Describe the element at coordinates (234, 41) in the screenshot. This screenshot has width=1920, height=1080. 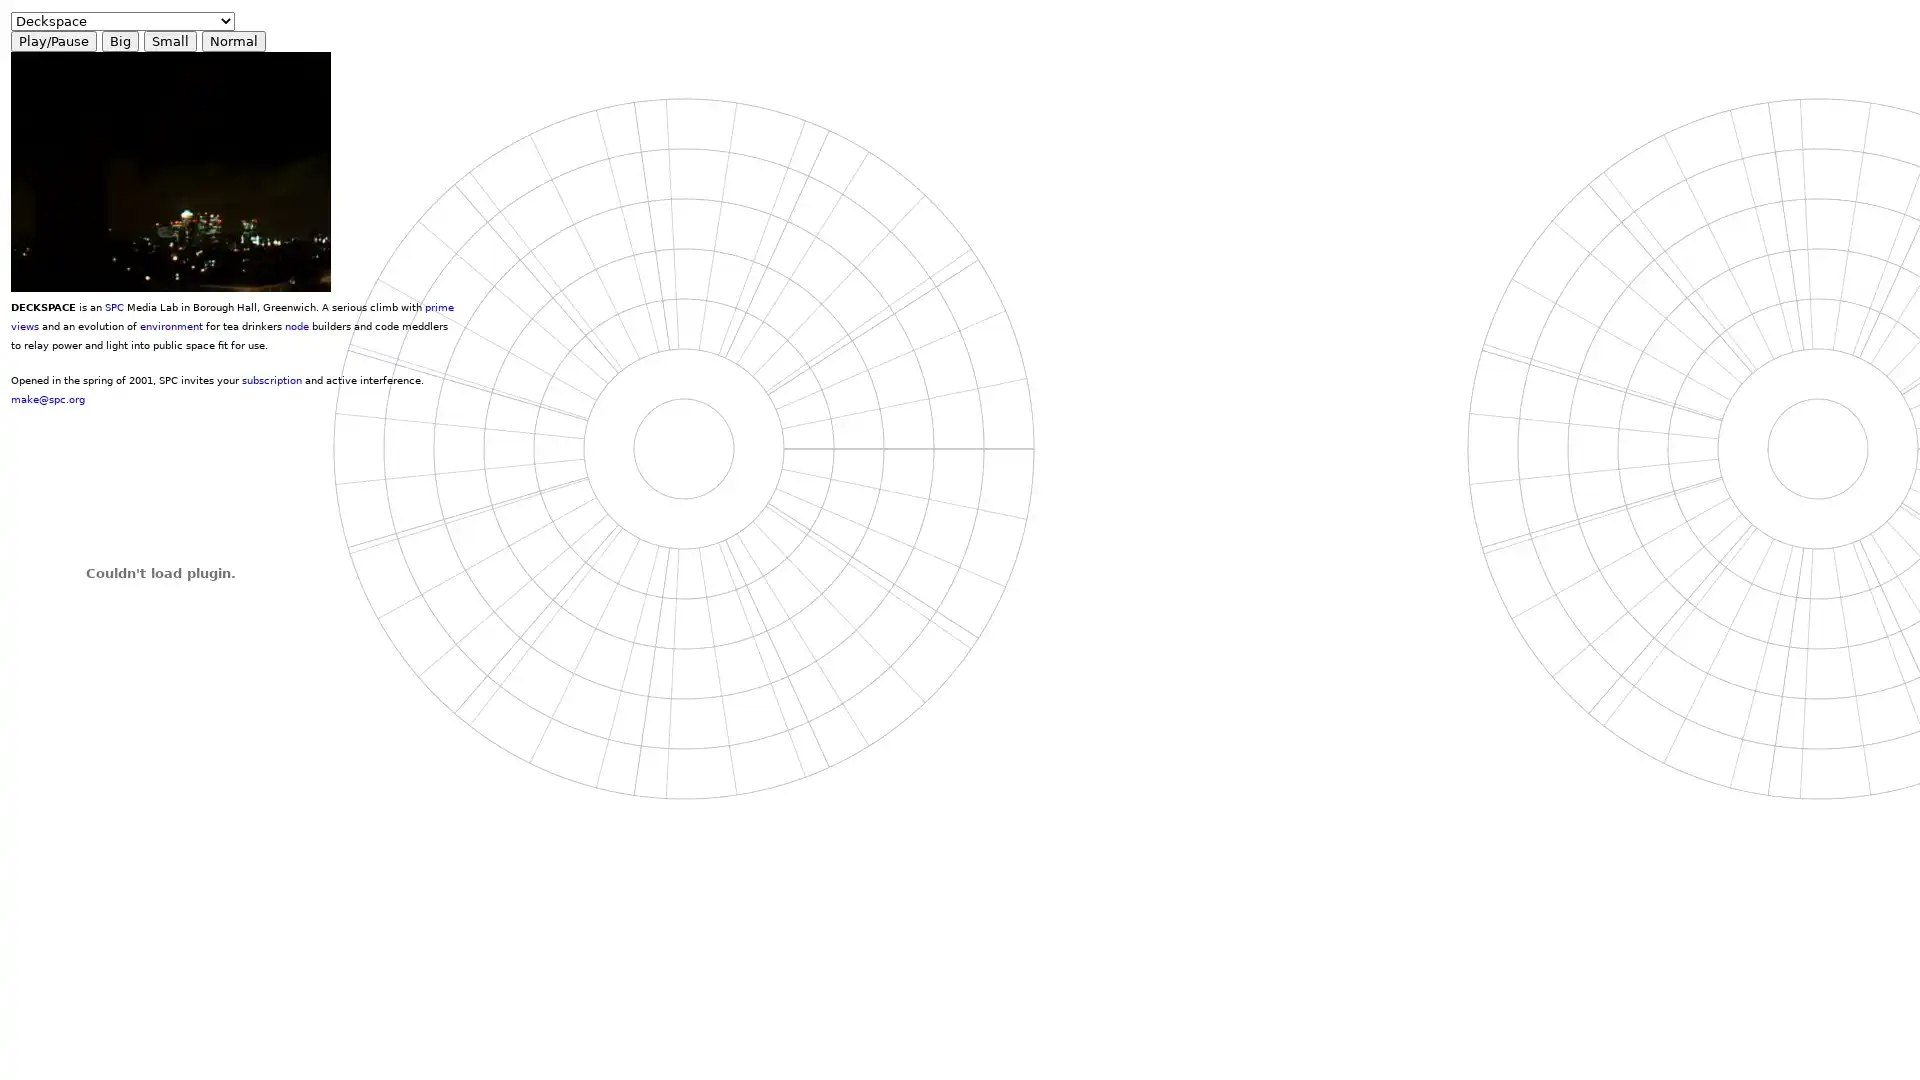
I see `Normal` at that location.